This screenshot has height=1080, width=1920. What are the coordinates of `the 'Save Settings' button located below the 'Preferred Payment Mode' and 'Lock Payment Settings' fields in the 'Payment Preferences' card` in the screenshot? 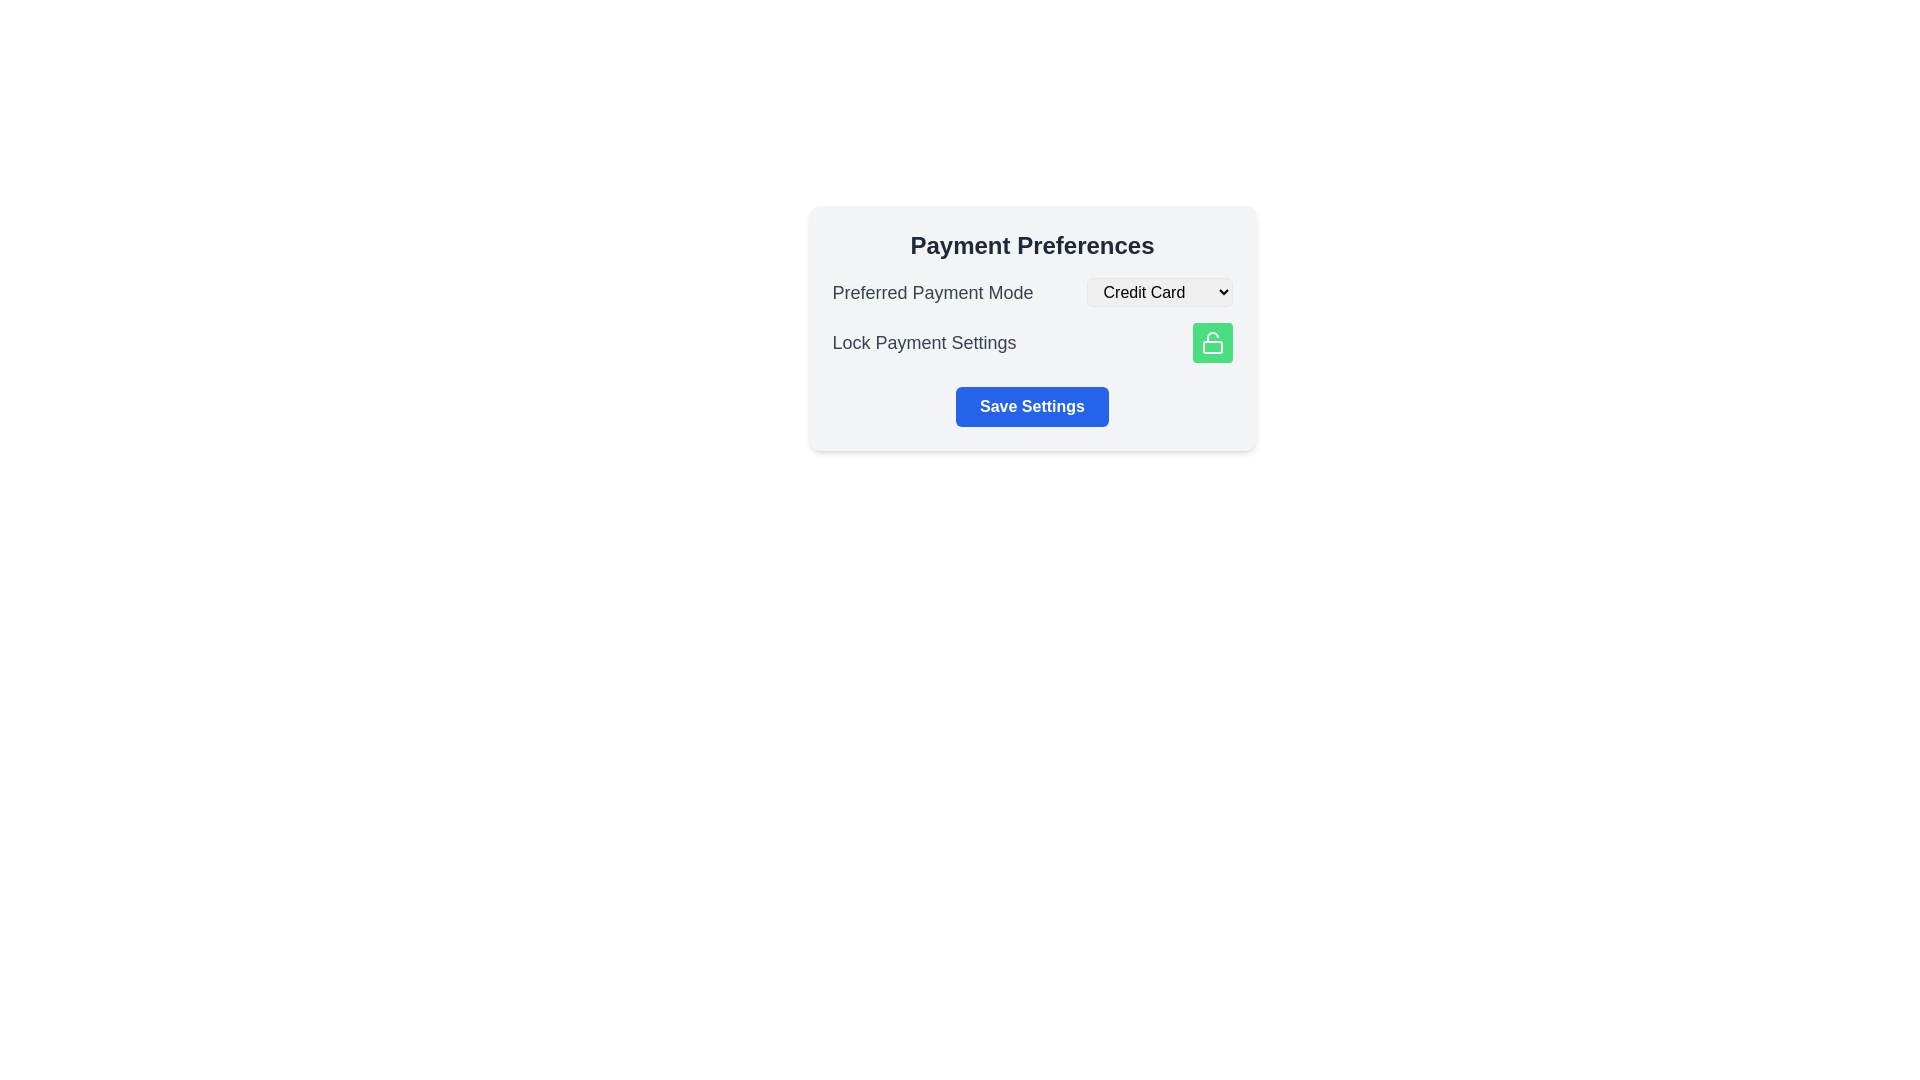 It's located at (1032, 406).